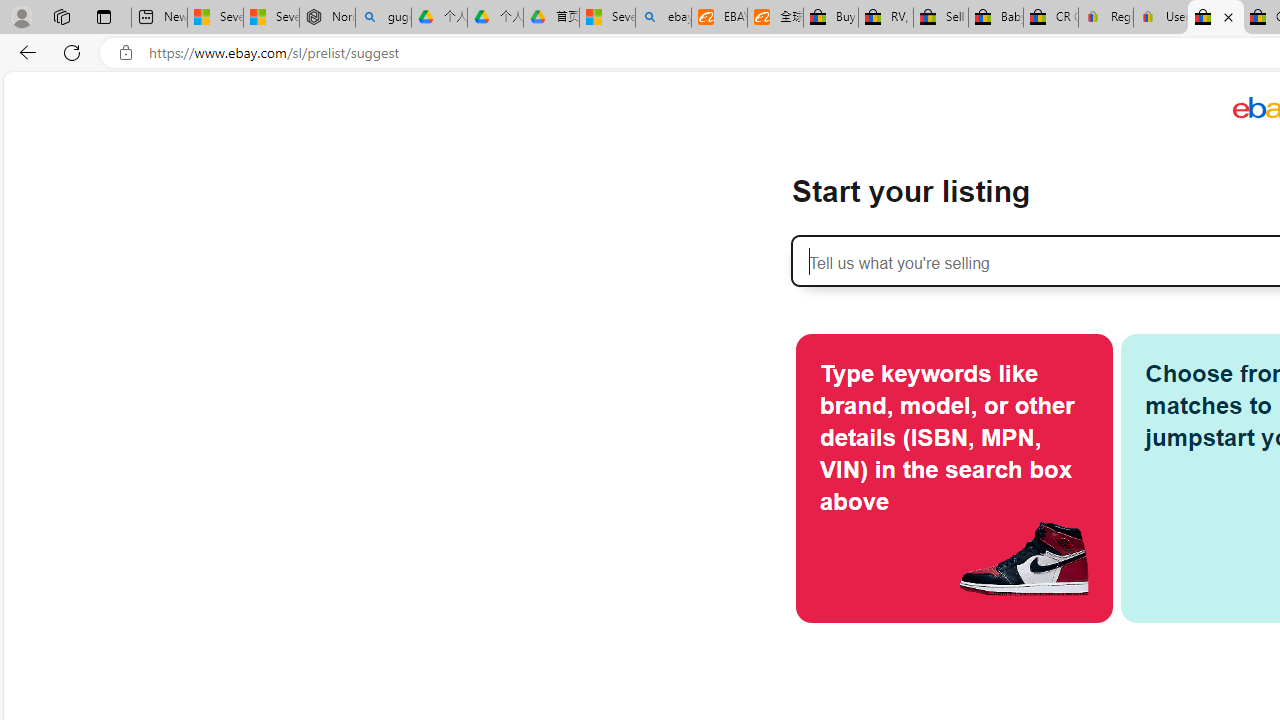  I want to click on 'RV, Trailer & Camper Steps & Ladders for sale | eBay', so click(884, 17).